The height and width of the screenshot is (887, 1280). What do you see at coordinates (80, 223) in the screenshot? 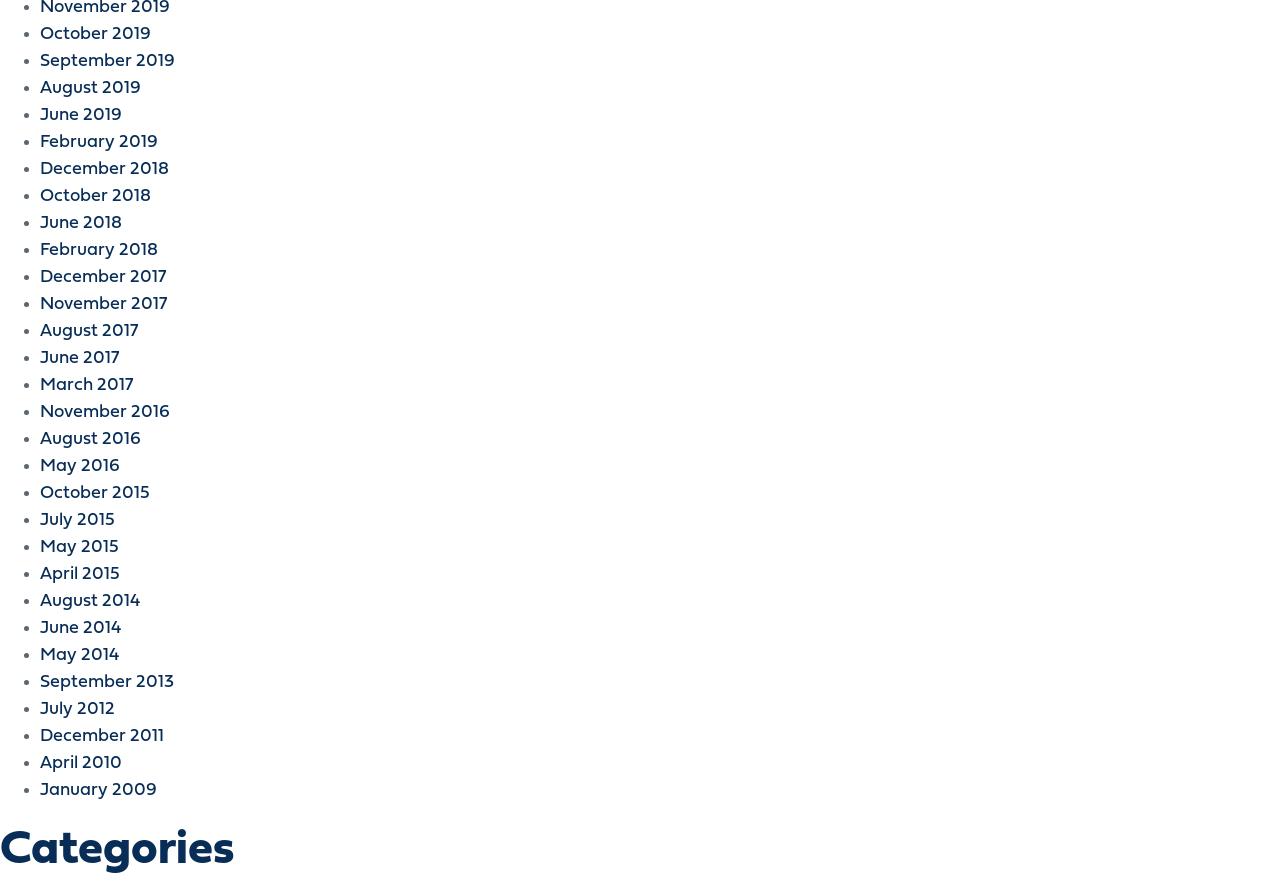
I see `'June 2018'` at bounding box center [80, 223].